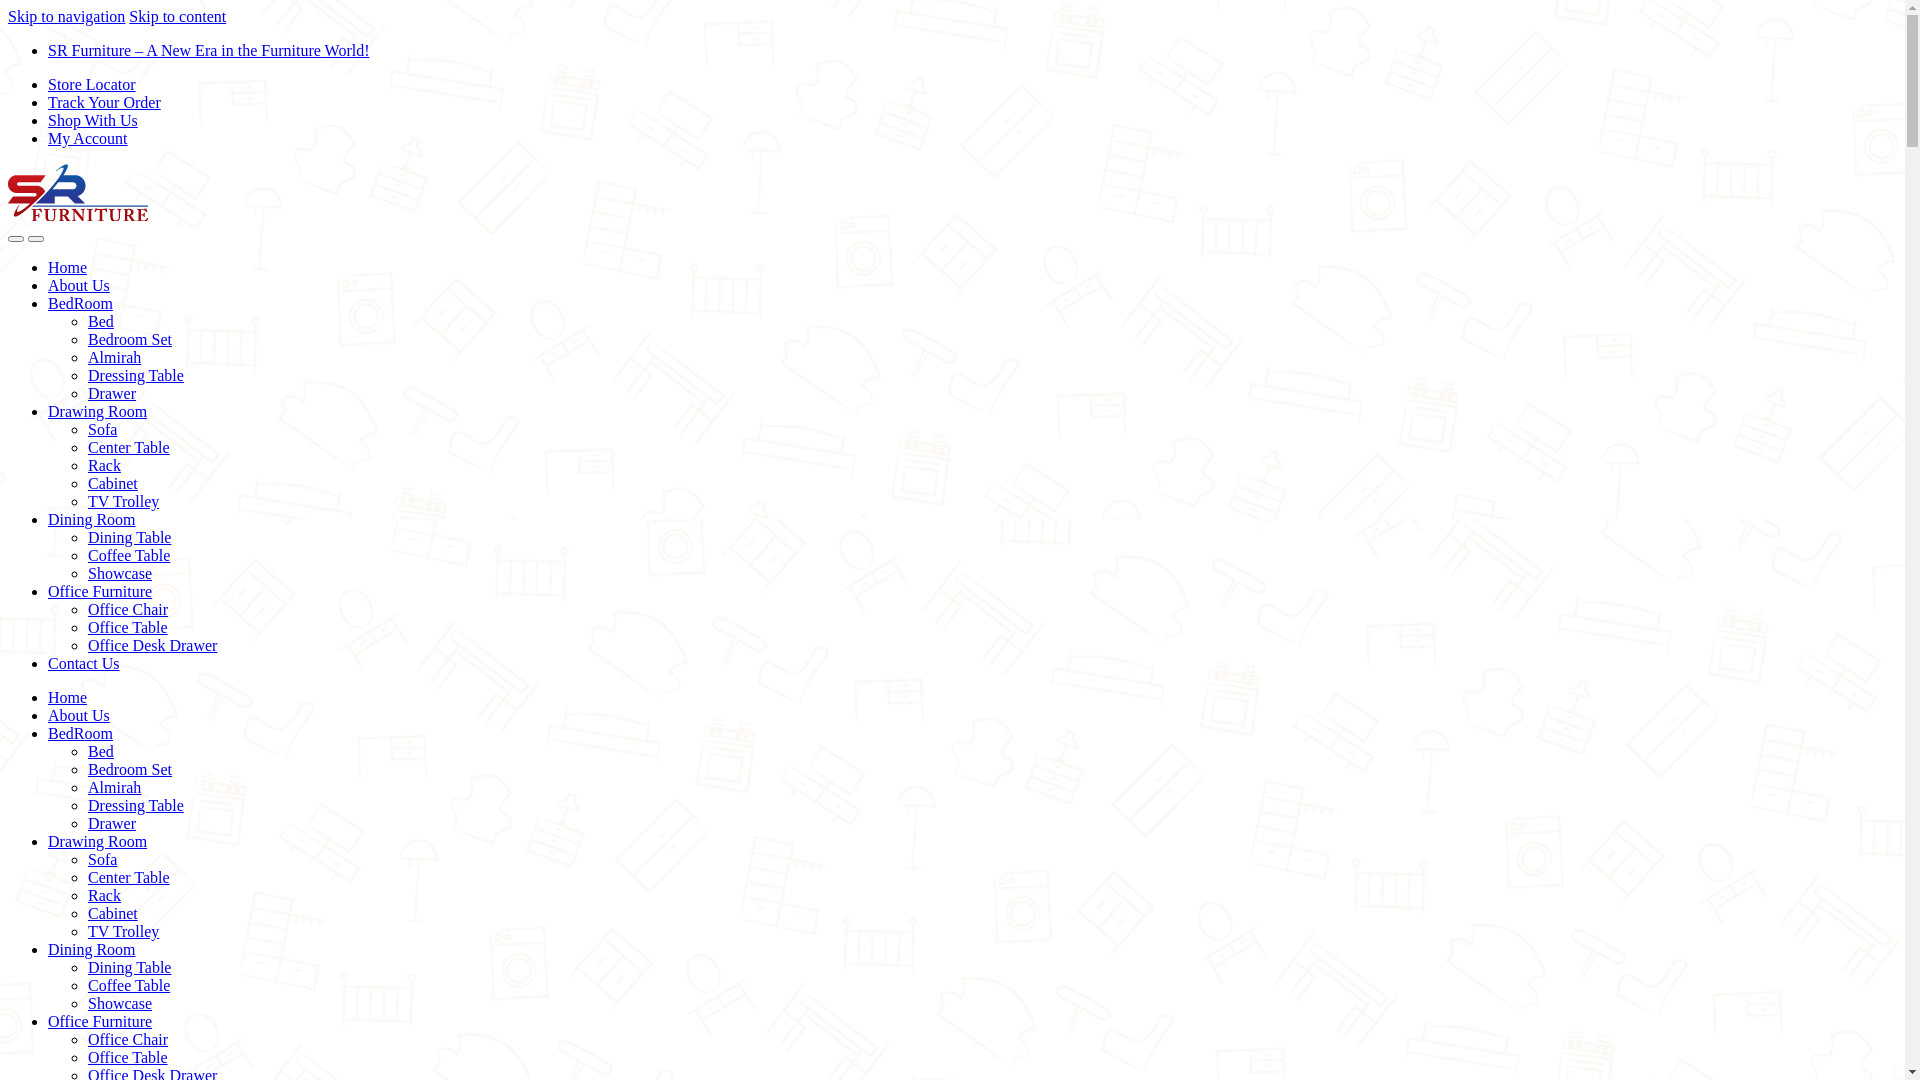 The height and width of the screenshot is (1080, 1920). I want to click on 'Rack', so click(103, 465).